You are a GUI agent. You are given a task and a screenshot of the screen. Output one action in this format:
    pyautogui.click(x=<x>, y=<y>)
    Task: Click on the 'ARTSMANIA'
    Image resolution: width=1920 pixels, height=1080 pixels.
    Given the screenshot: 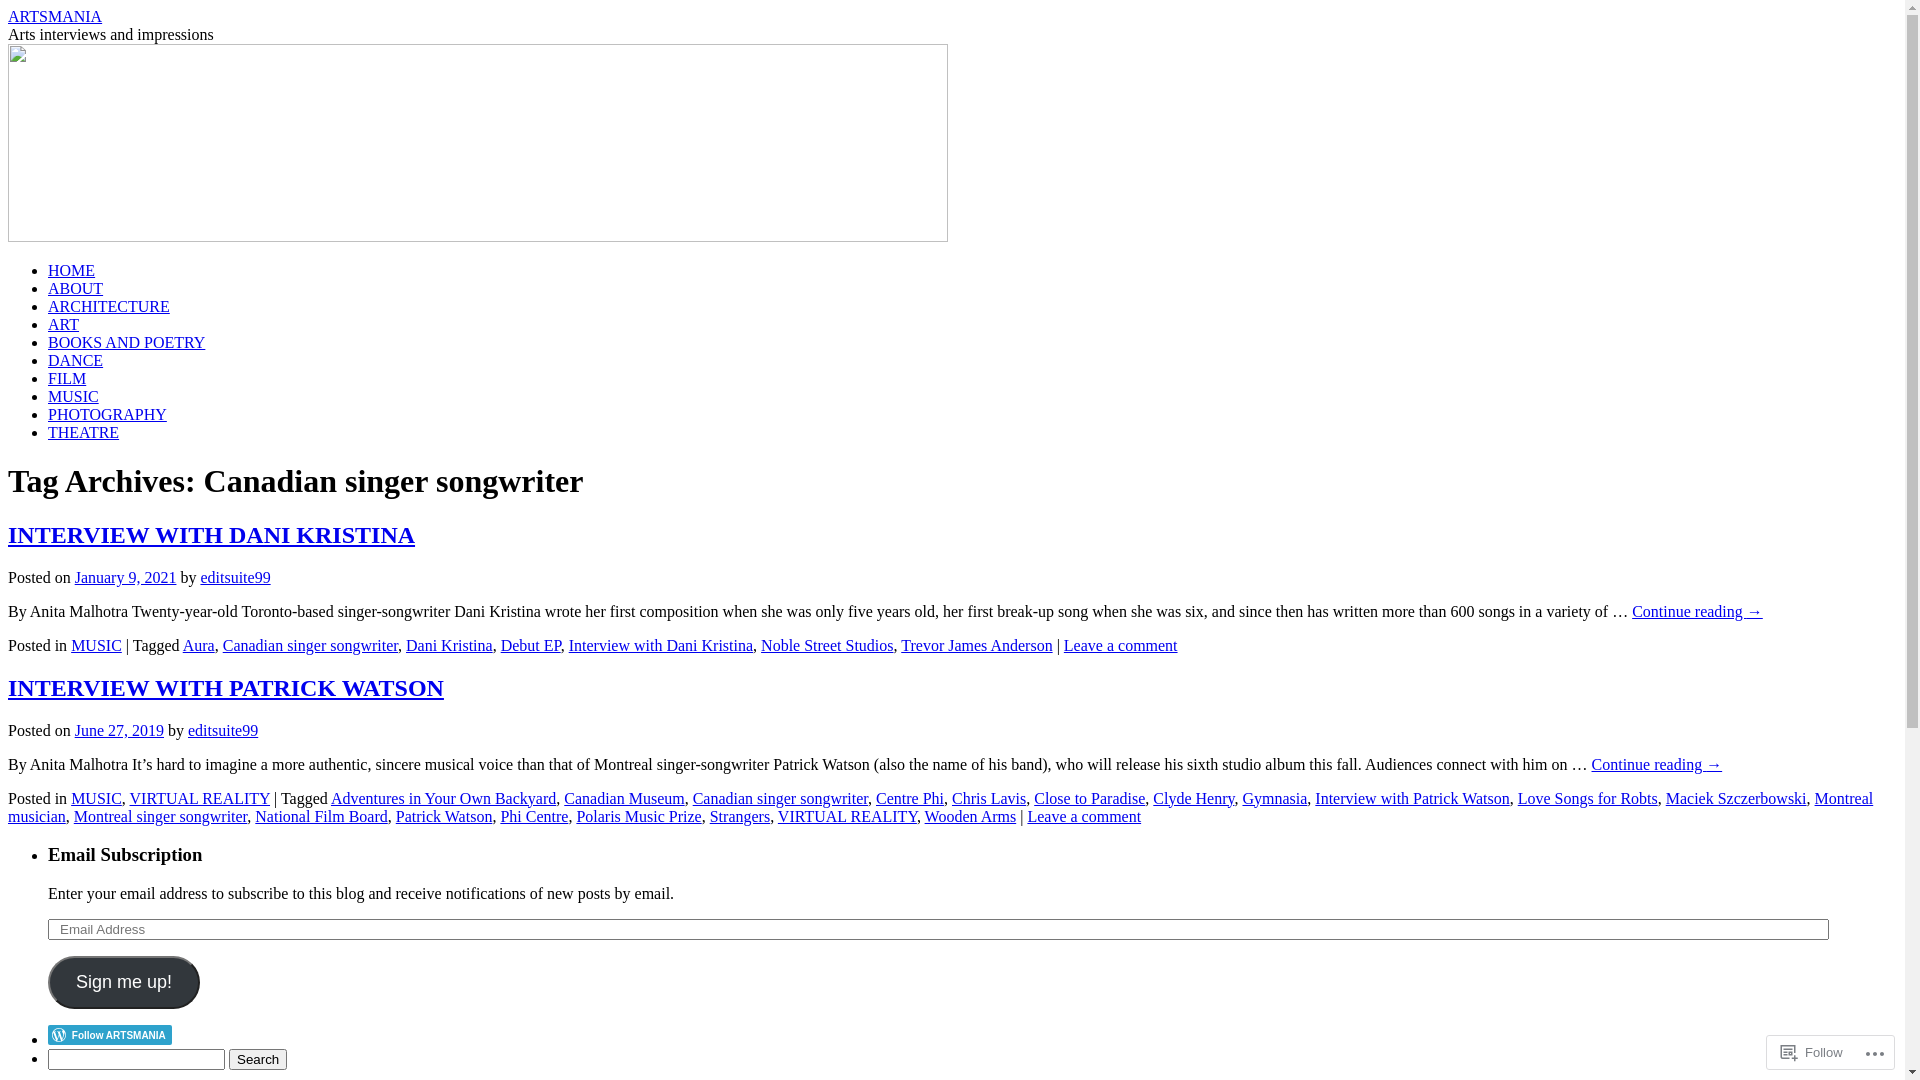 What is the action you would take?
    pyautogui.click(x=54, y=16)
    